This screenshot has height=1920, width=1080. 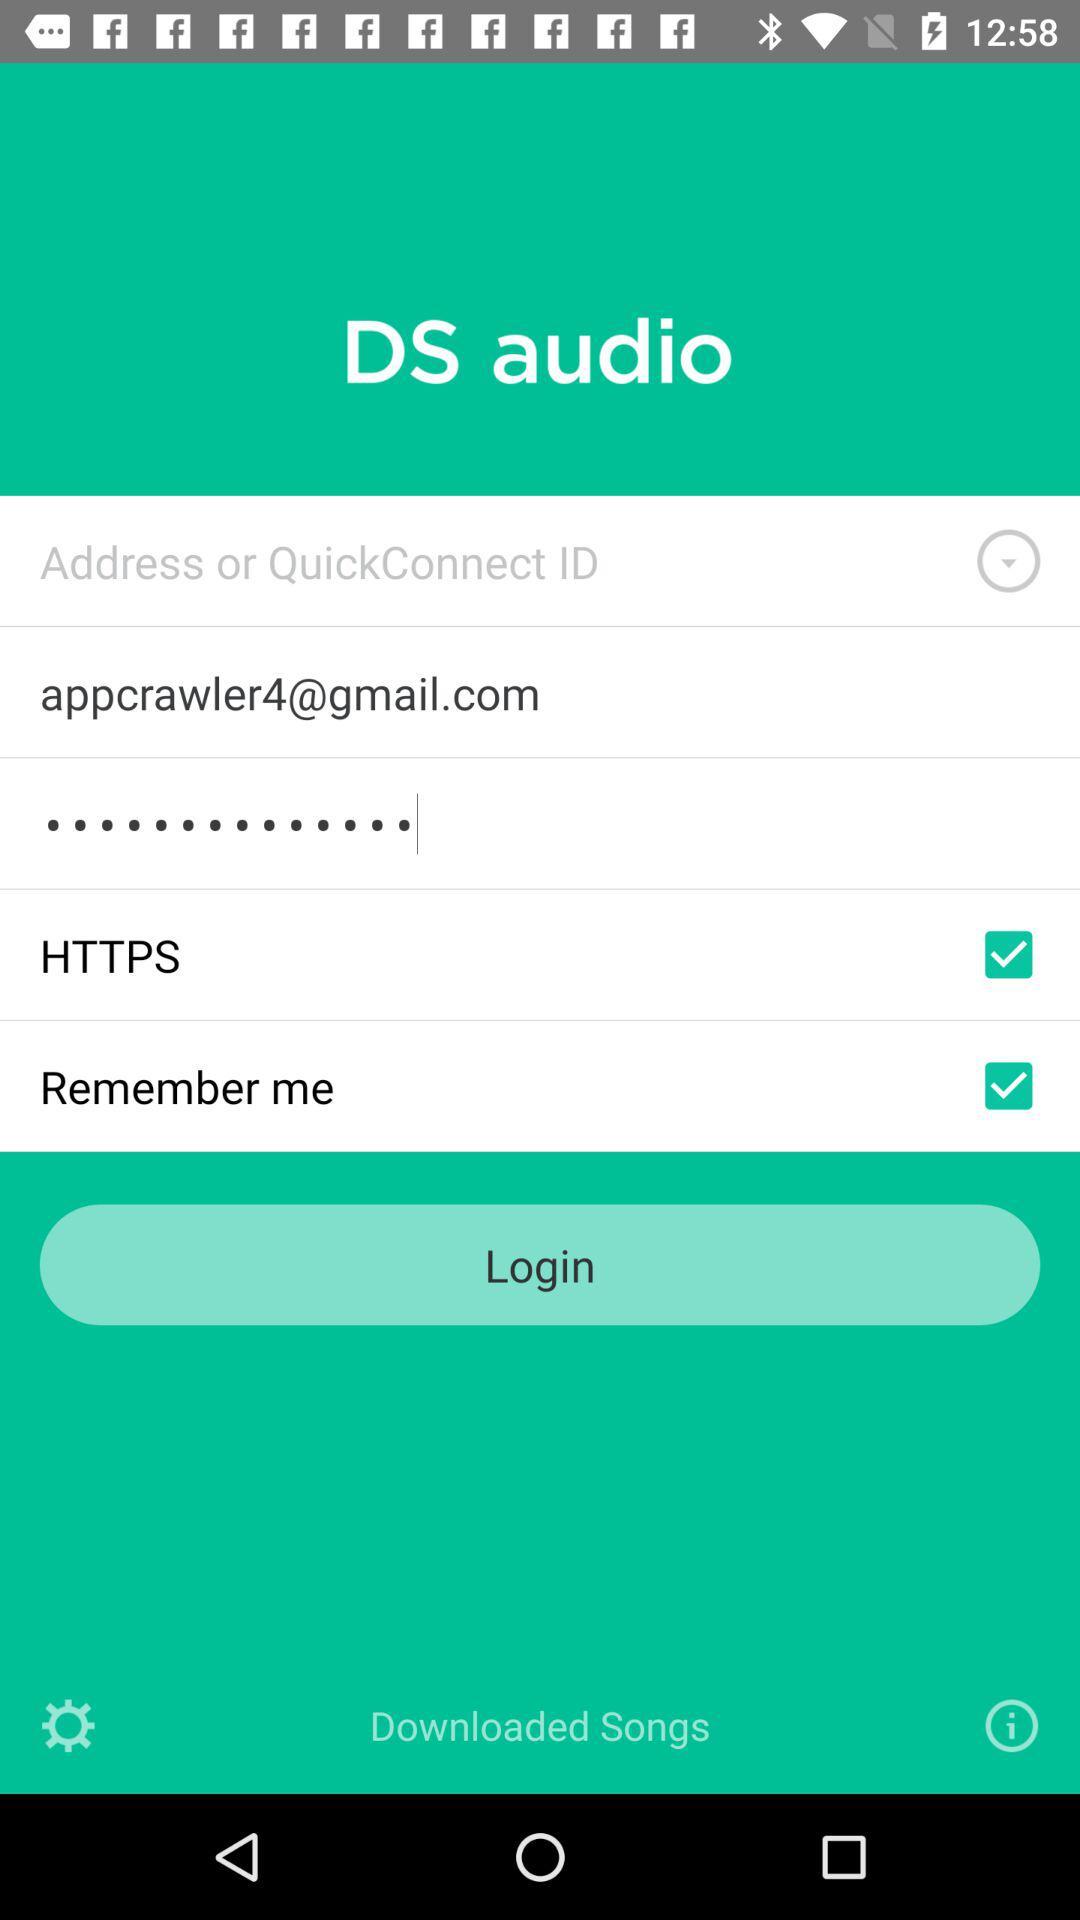 What do you see at coordinates (1008, 560) in the screenshot?
I see `the expand_more icon` at bounding box center [1008, 560].